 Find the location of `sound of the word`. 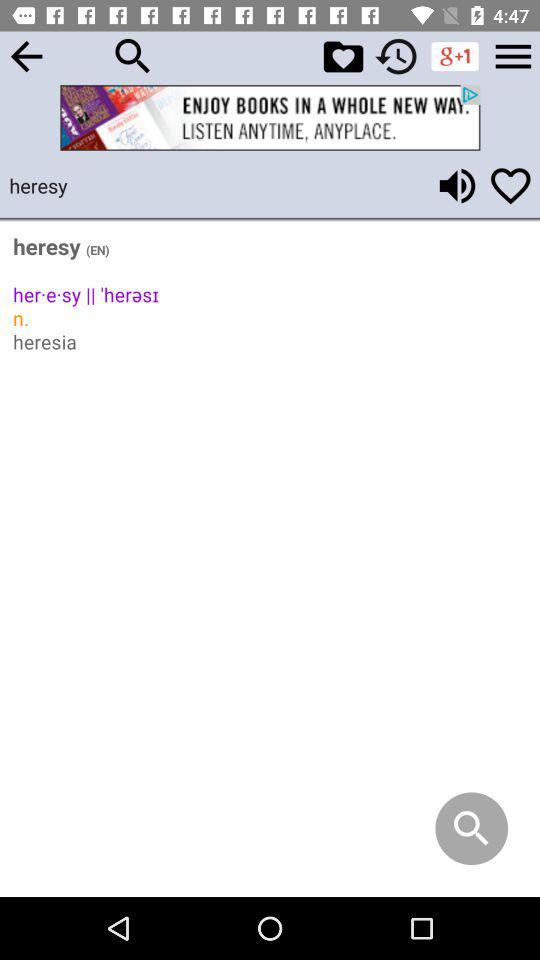

sound of the word is located at coordinates (457, 185).